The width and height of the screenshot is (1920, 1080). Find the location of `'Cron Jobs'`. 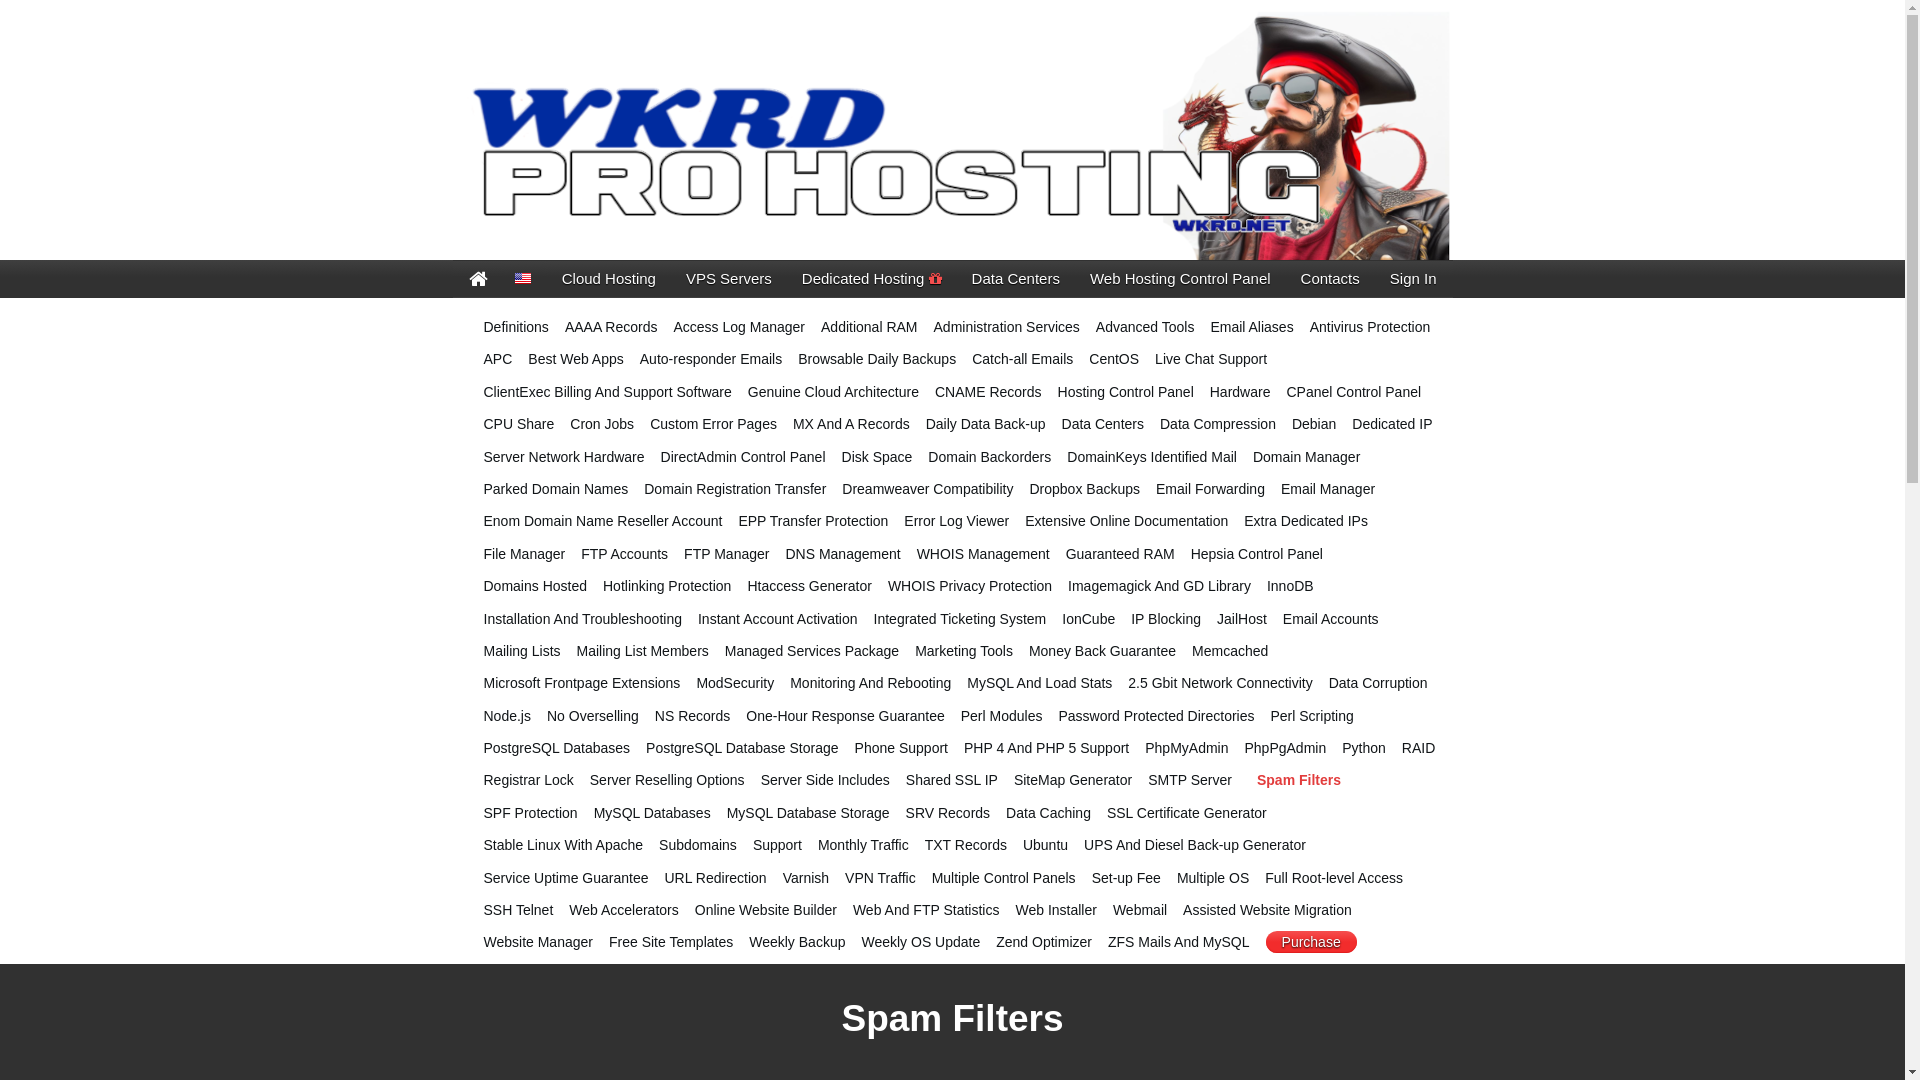

'Cron Jobs' is located at coordinates (569, 423).